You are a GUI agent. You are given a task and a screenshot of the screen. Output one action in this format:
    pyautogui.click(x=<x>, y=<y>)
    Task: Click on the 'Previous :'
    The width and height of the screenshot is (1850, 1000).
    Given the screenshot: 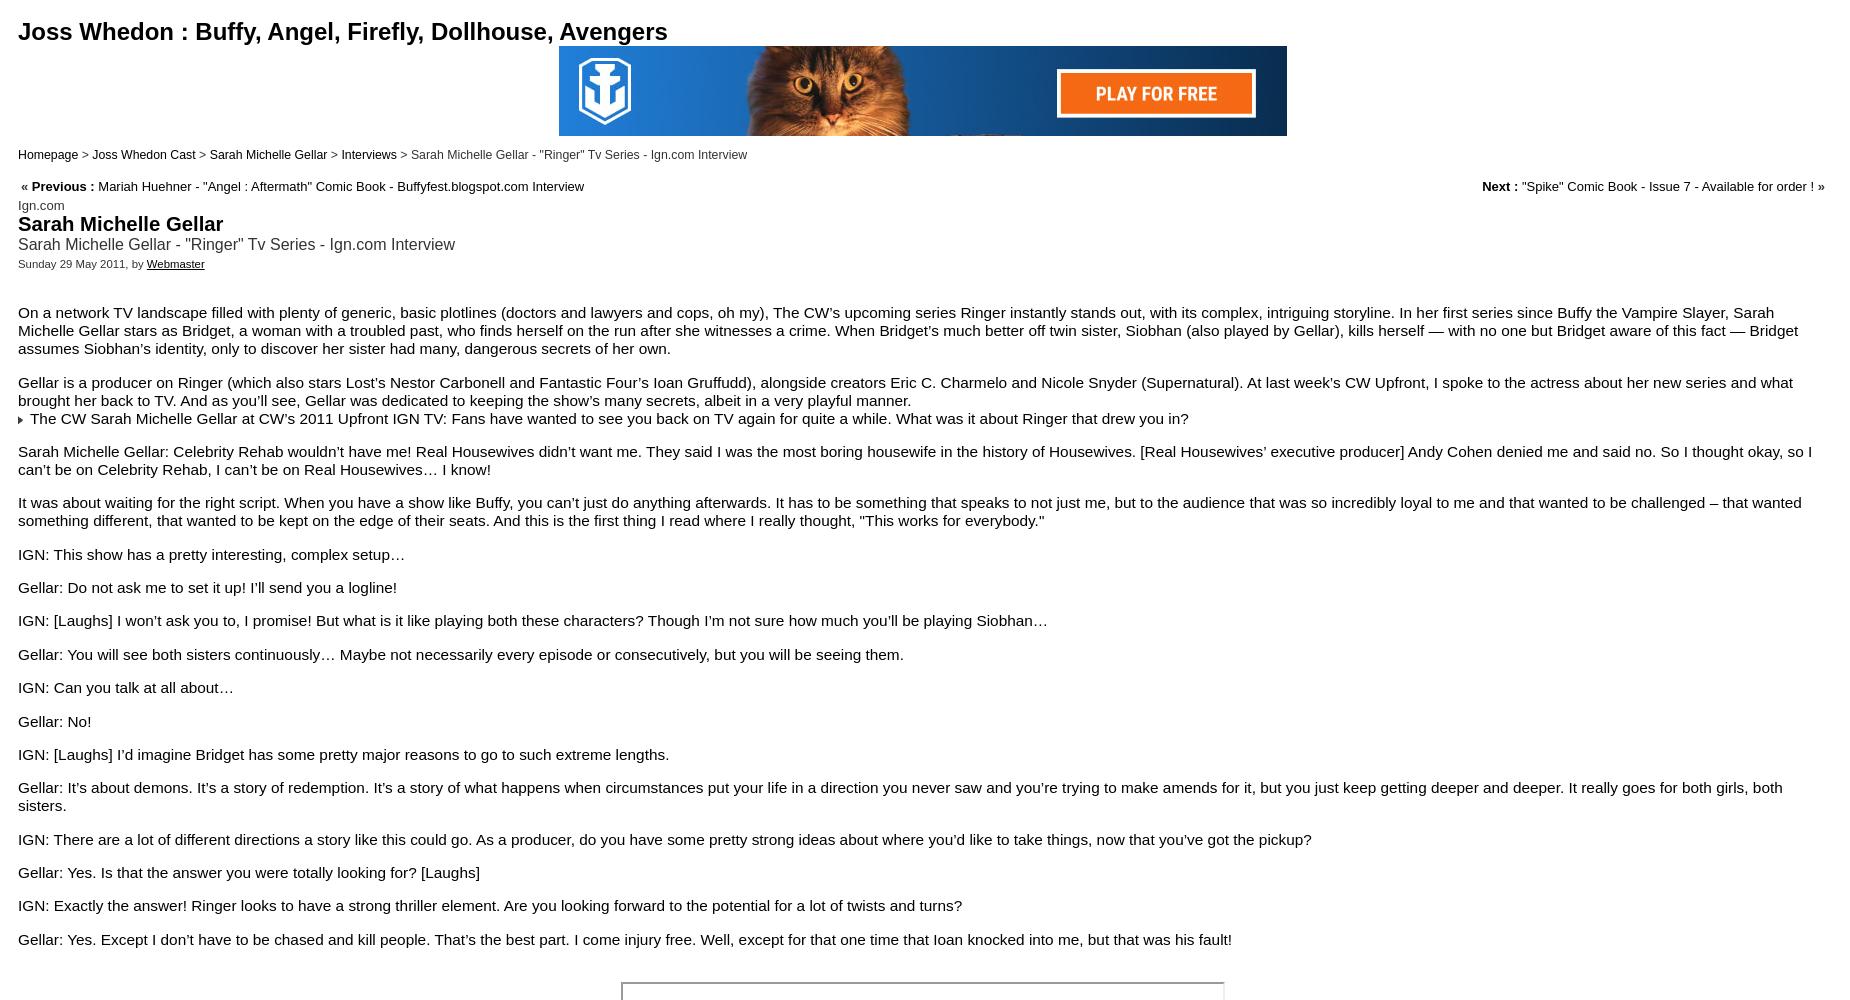 What is the action you would take?
    pyautogui.click(x=61, y=186)
    